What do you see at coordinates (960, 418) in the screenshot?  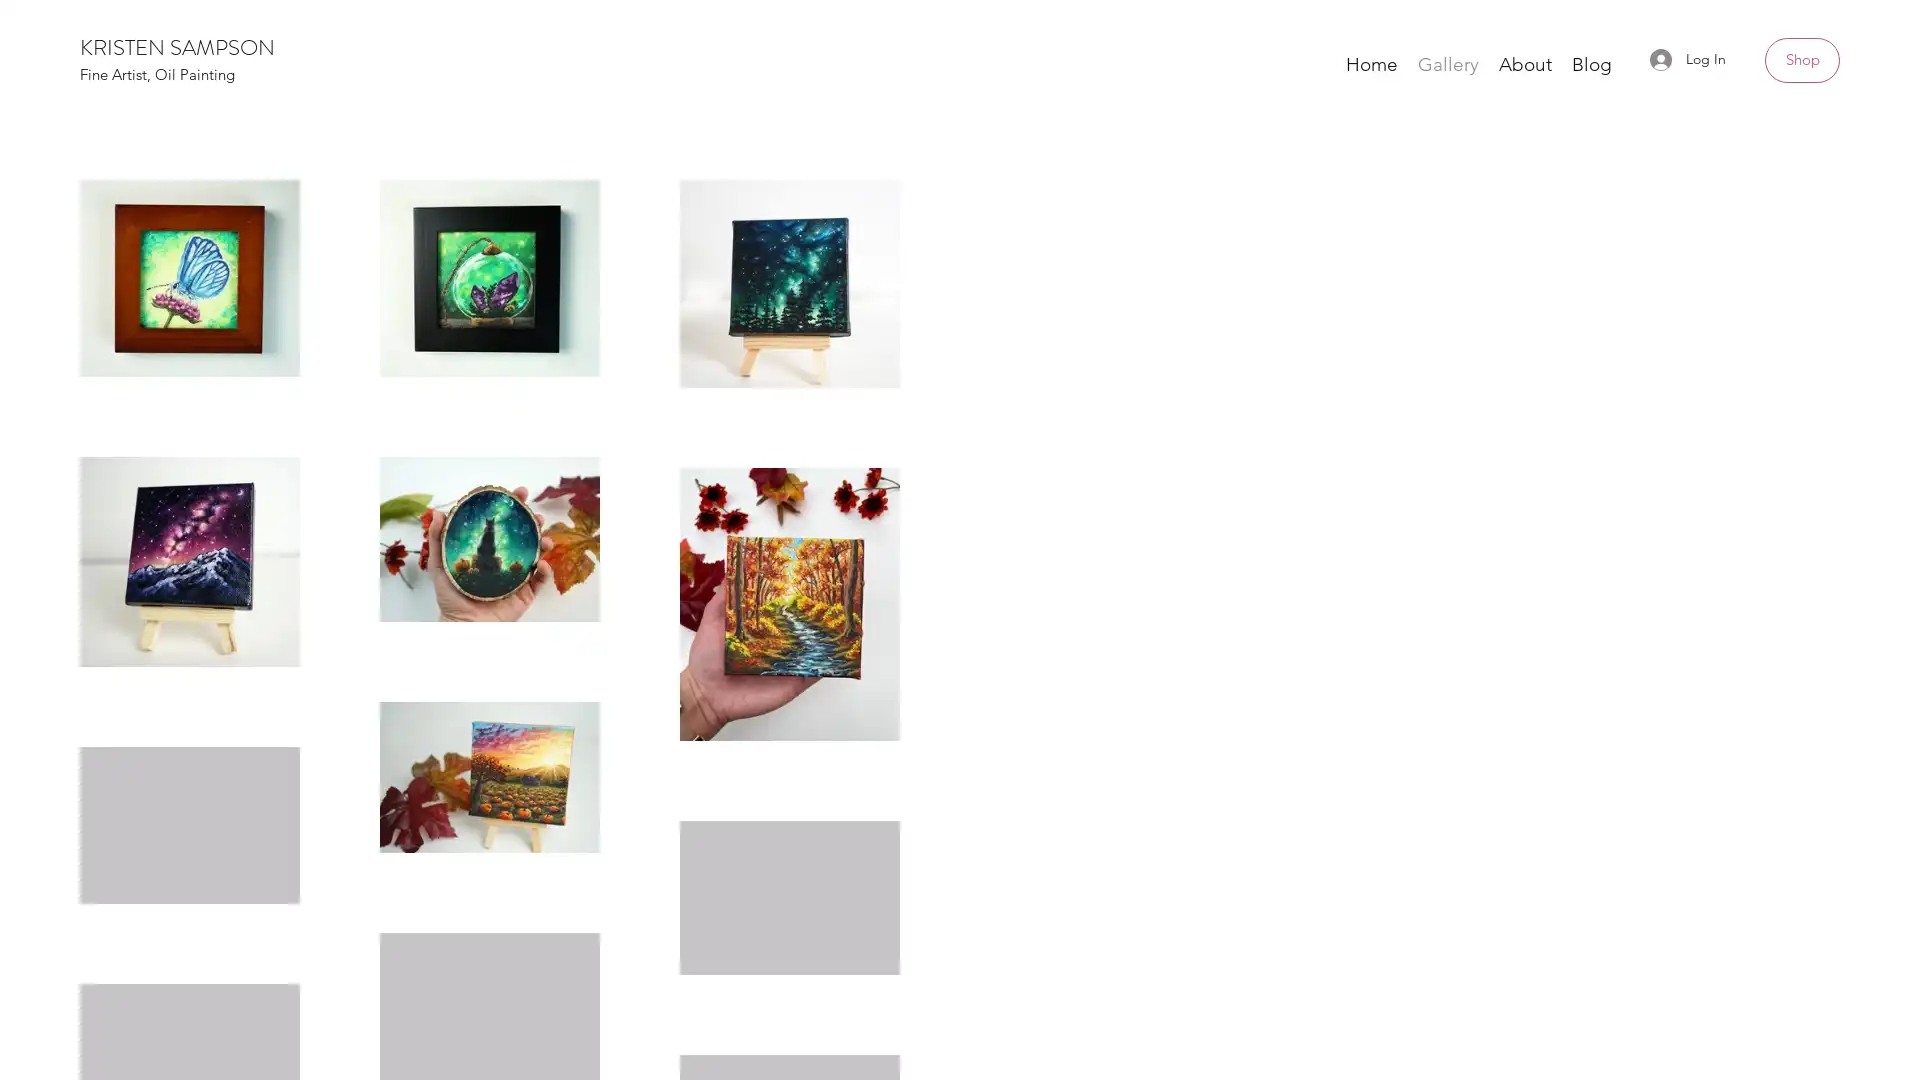 I see `"Tiny Treasures" 3x3in - 2021` at bounding box center [960, 418].